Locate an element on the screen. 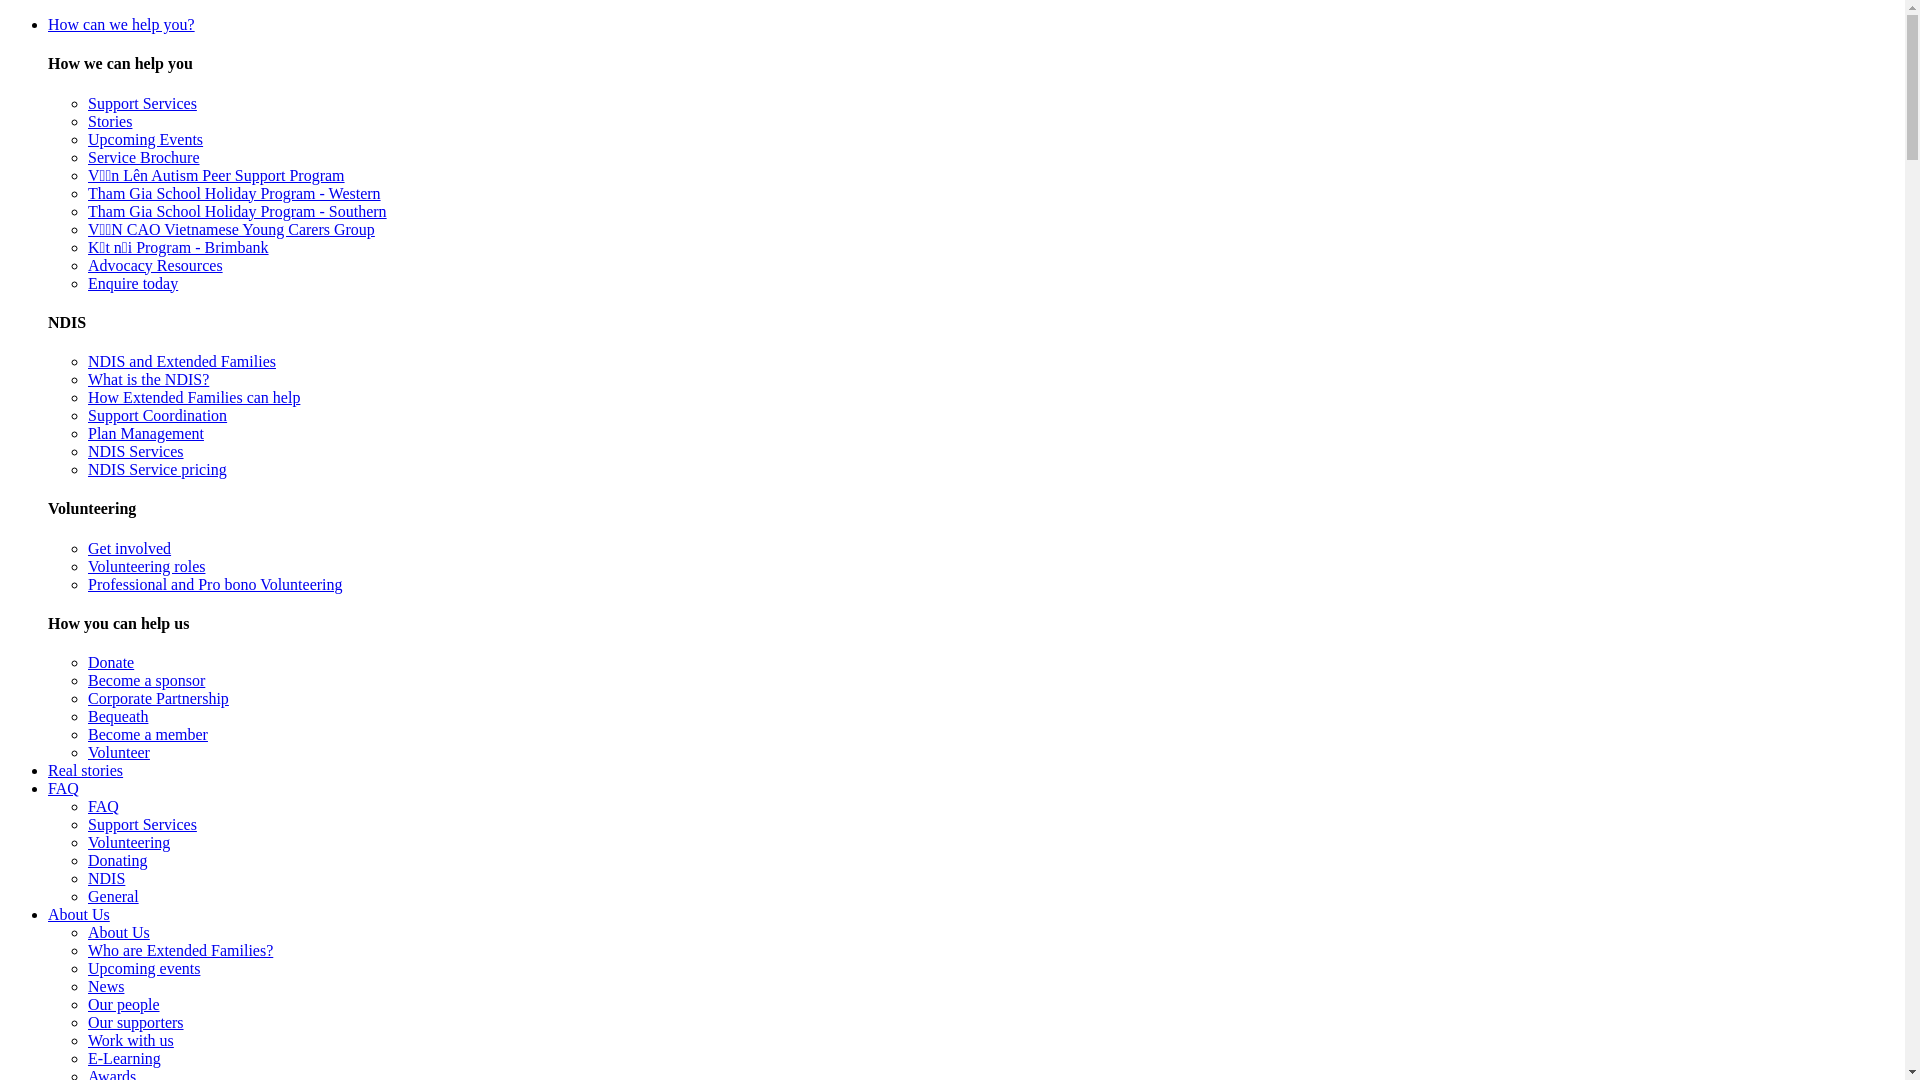  'Our supporters' is located at coordinates (134, 1022).